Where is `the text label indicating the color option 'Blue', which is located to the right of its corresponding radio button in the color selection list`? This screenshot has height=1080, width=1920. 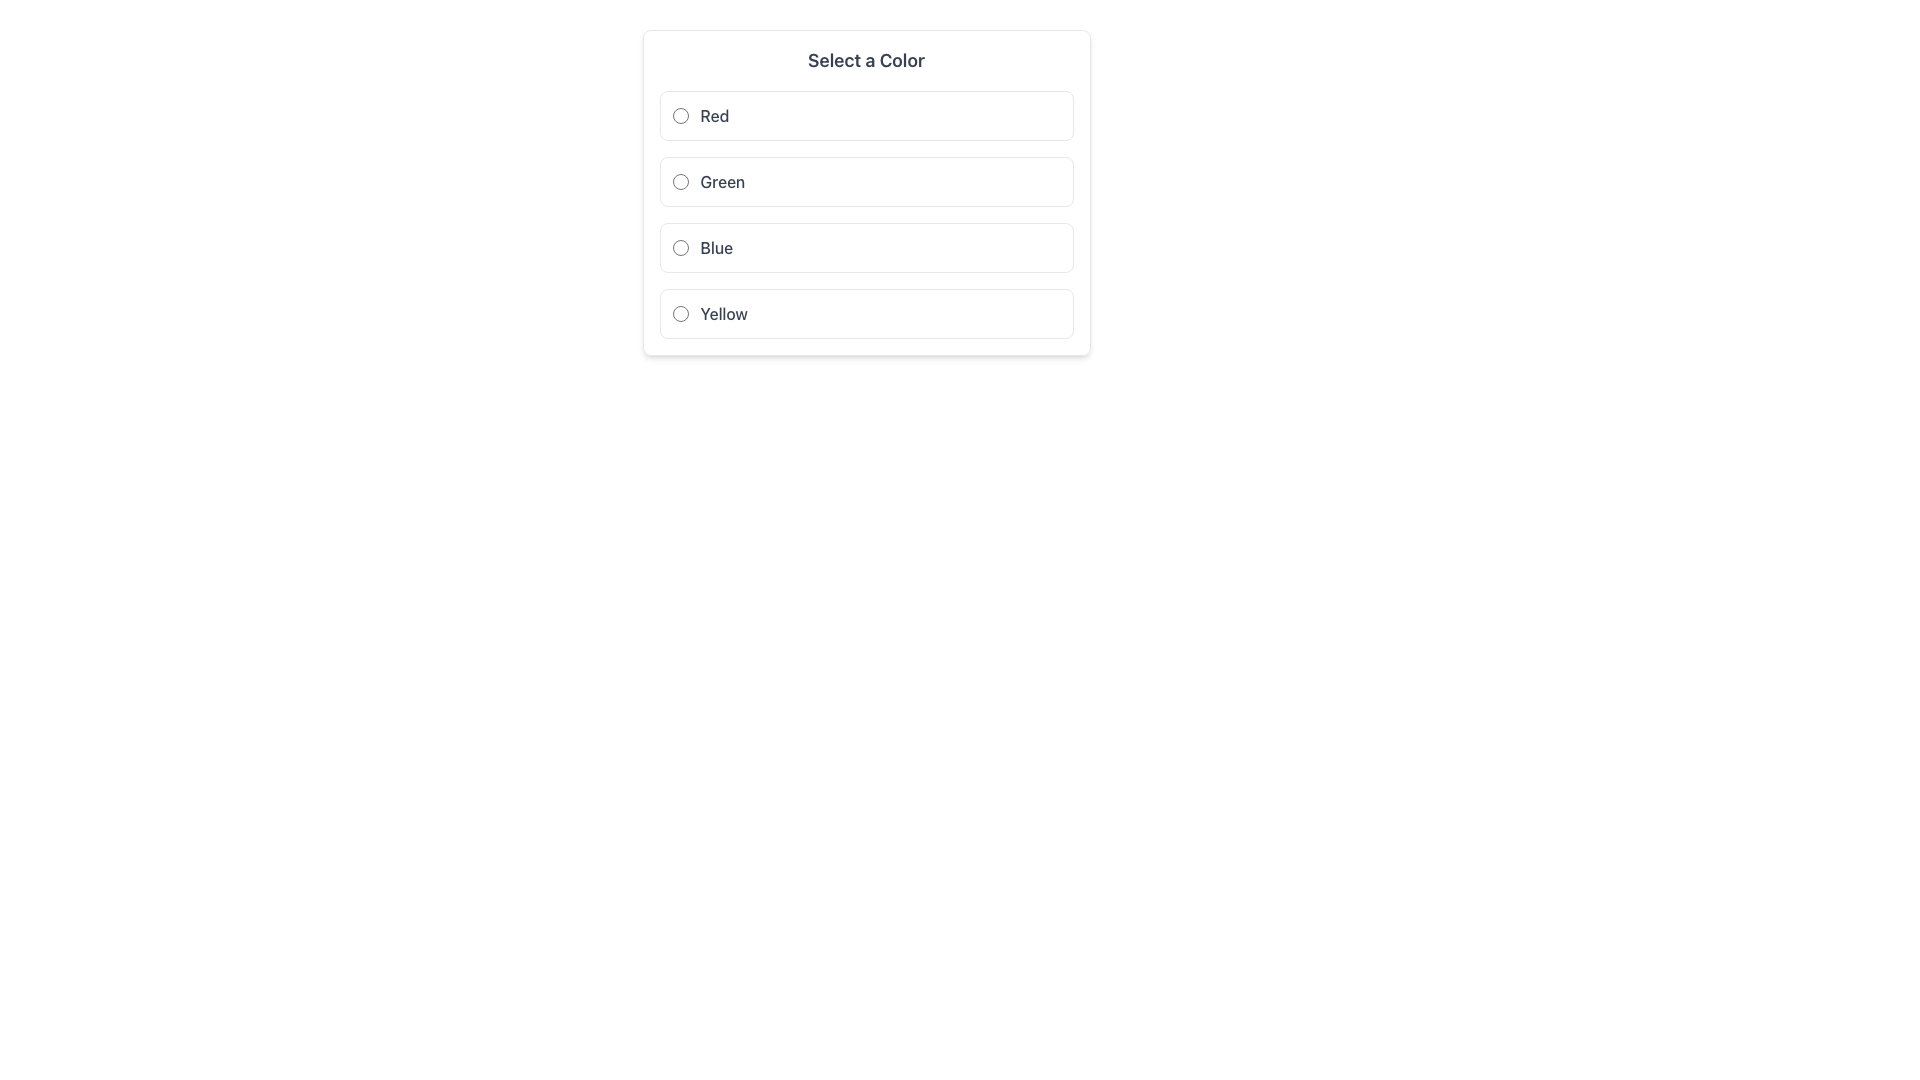 the text label indicating the color option 'Blue', which is located to the right of its corresponding radio button in the color selection list is located at coordinates (716, 246).